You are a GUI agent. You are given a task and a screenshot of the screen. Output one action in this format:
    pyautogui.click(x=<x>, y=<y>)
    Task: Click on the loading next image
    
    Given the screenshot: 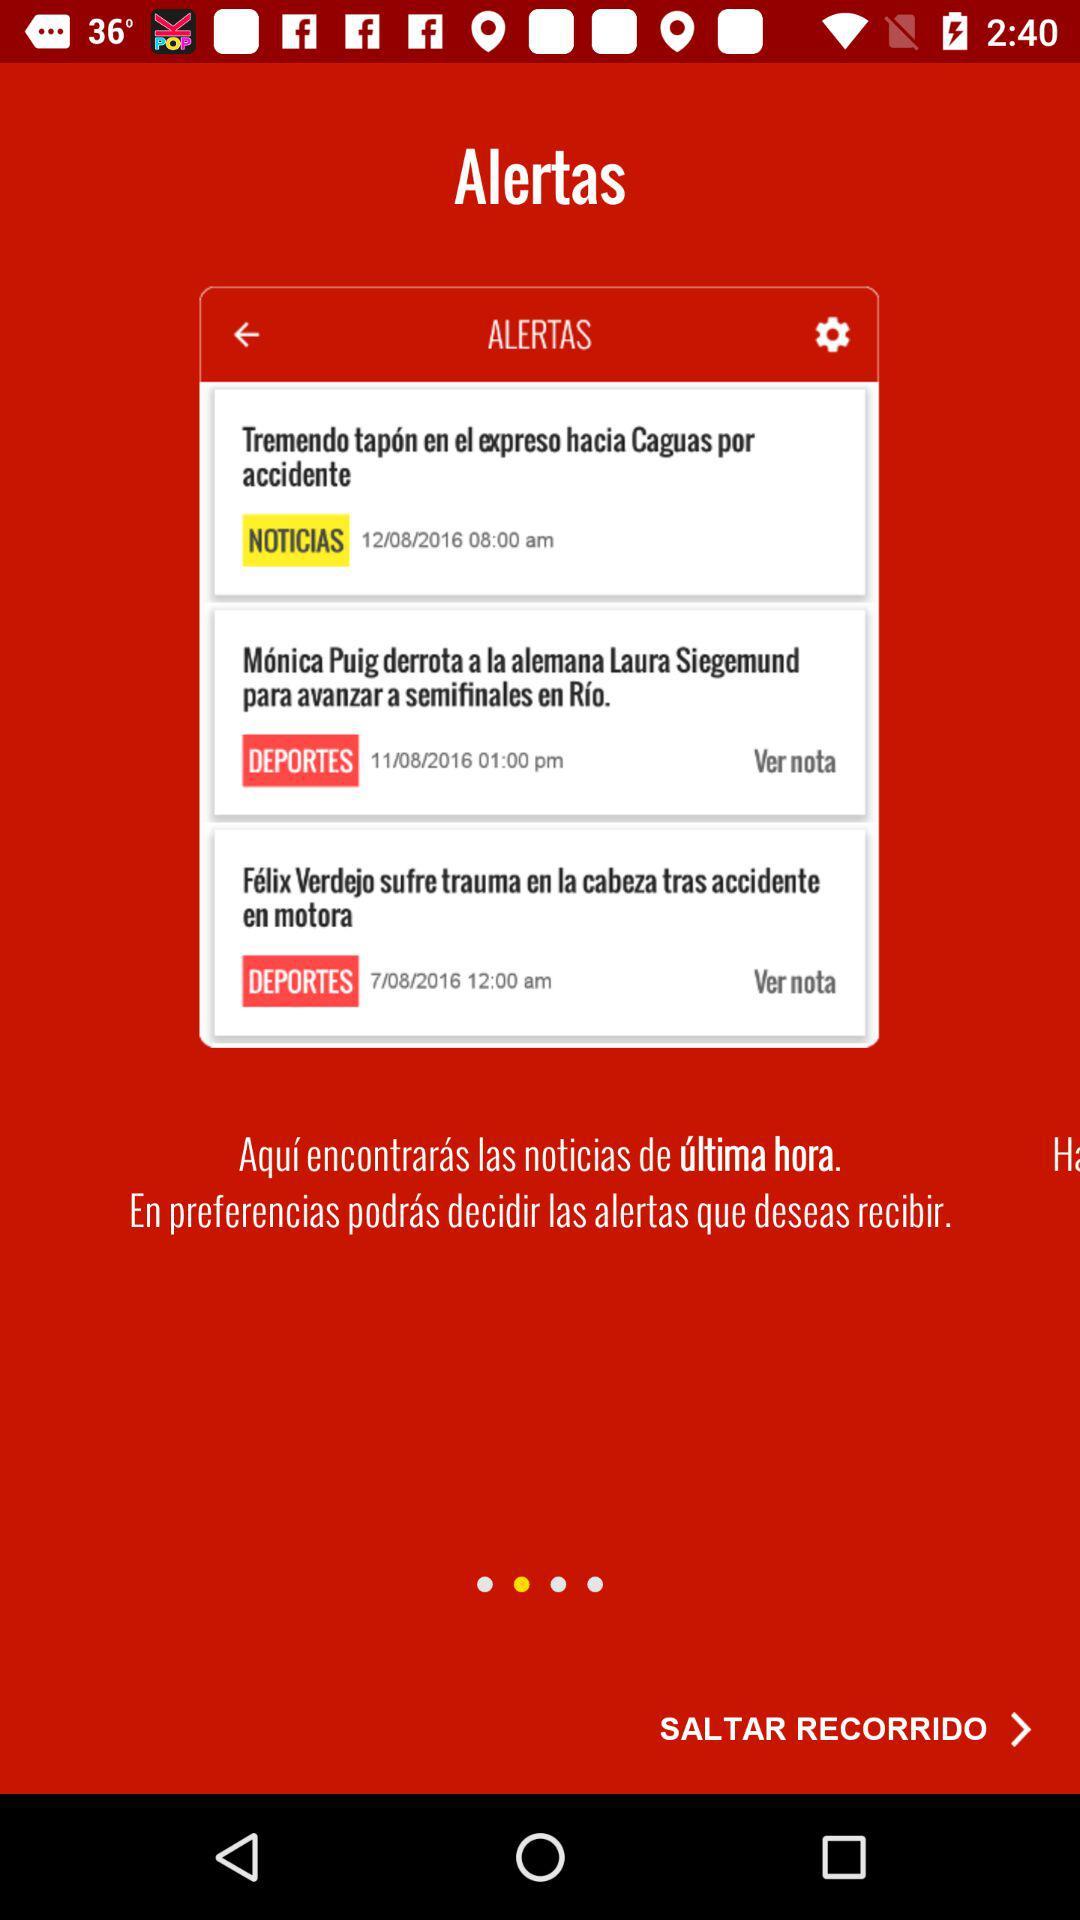 What is the action you would take?
    pyautogui.click(x=484, y=1583)
    